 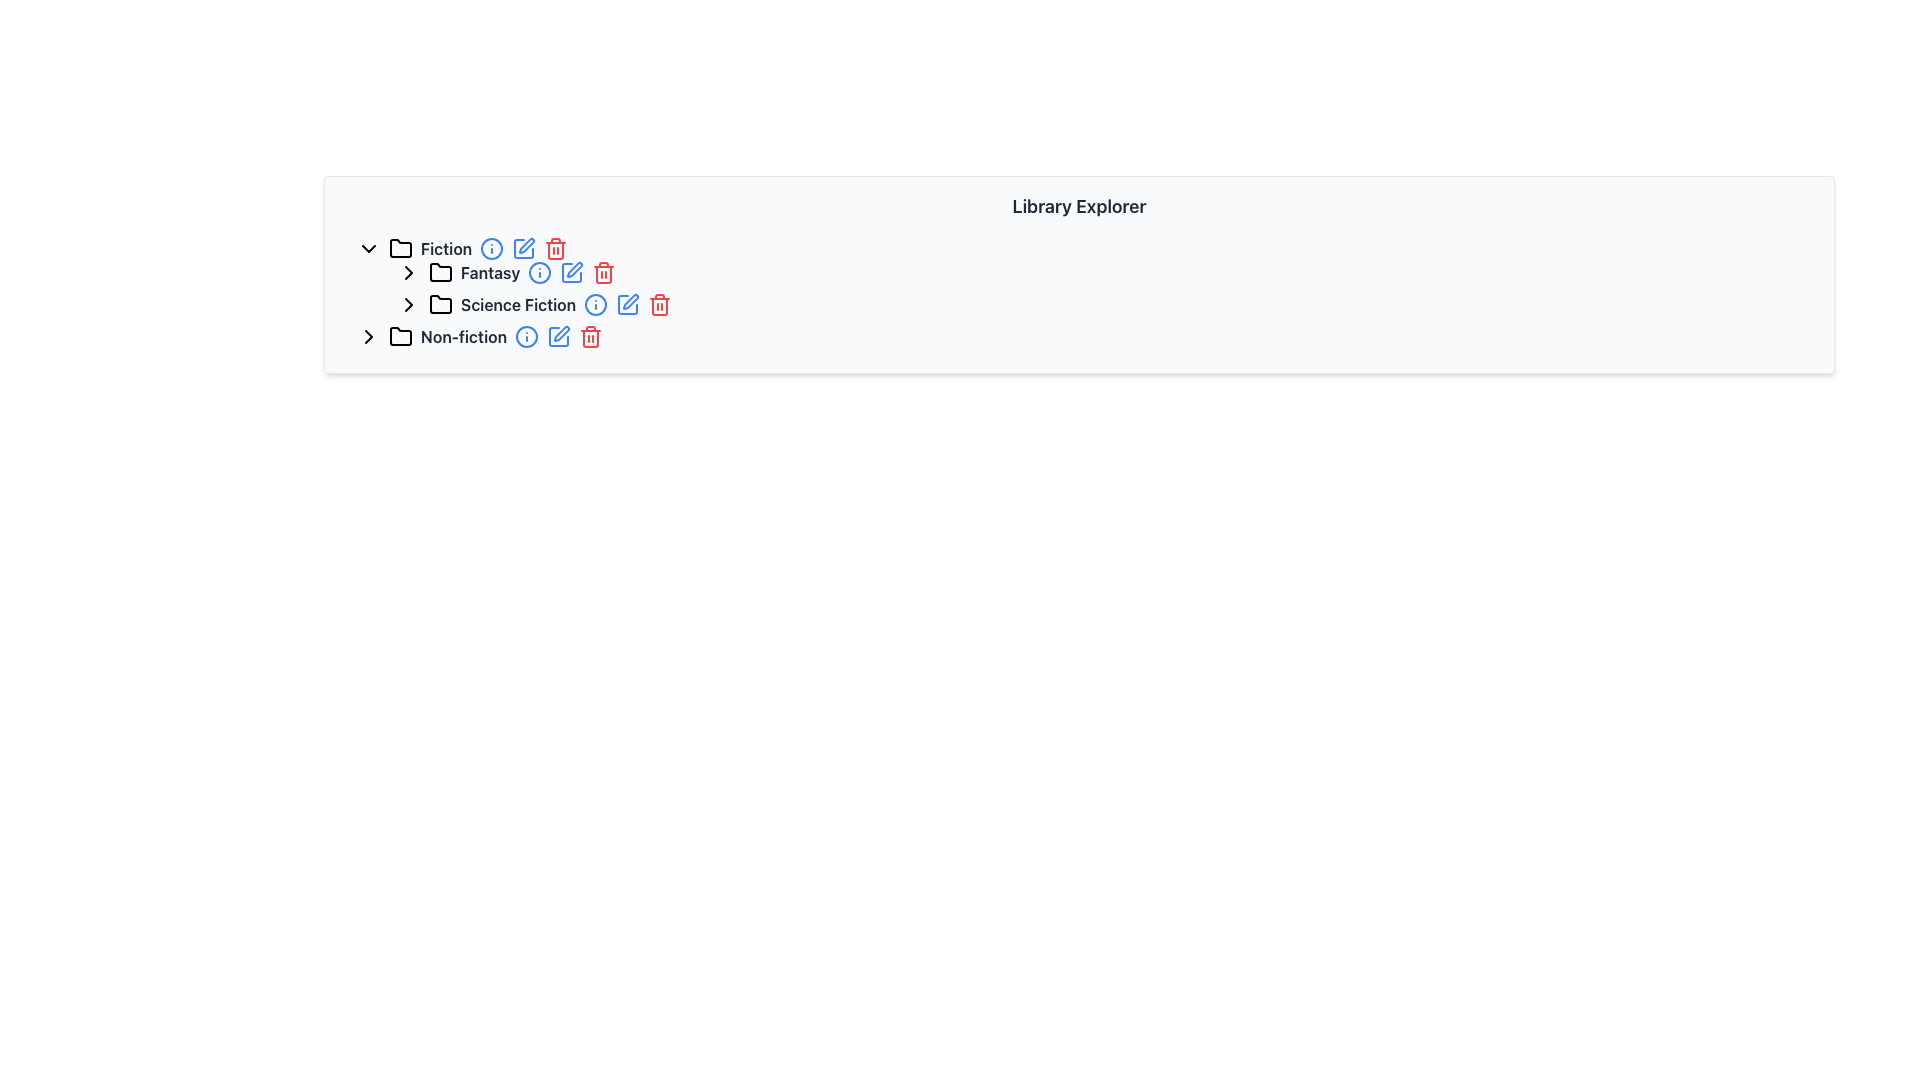 I want to click on the delete icon located to the right of the 'Science Fiction' category in the tree-view structure, so click(x=660, y=307).